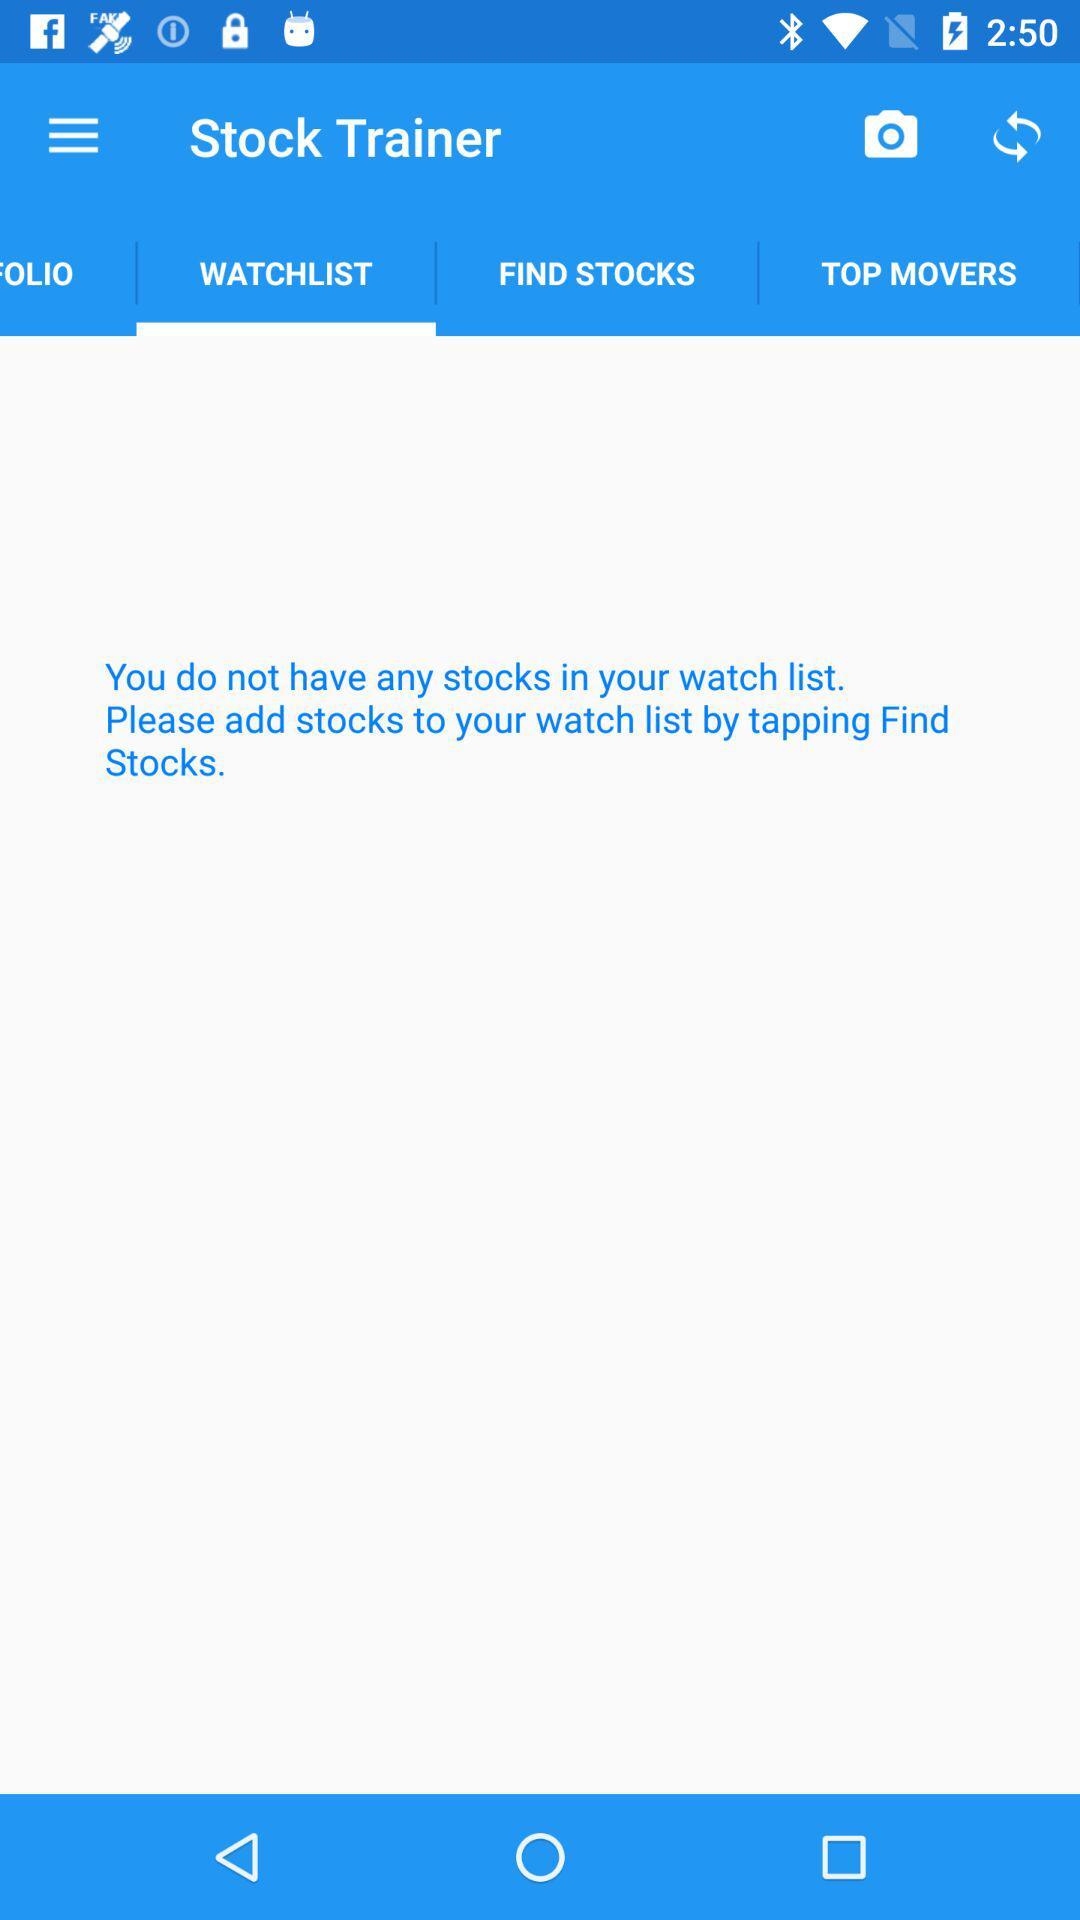 This screenshot has width=1080, height=1920. I want to click on item next to watchlist app, so click(67, 272).